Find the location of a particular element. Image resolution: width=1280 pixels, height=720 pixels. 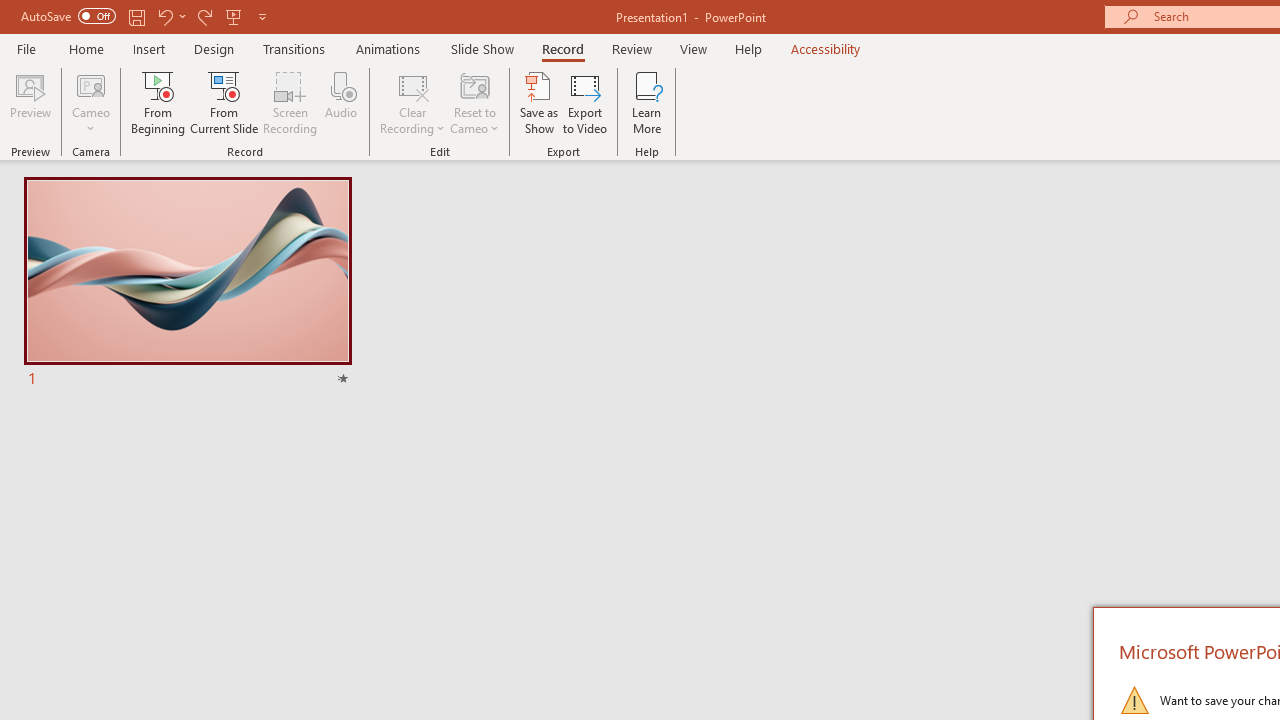

'Save as Show' is located at coordinates (539, 103).